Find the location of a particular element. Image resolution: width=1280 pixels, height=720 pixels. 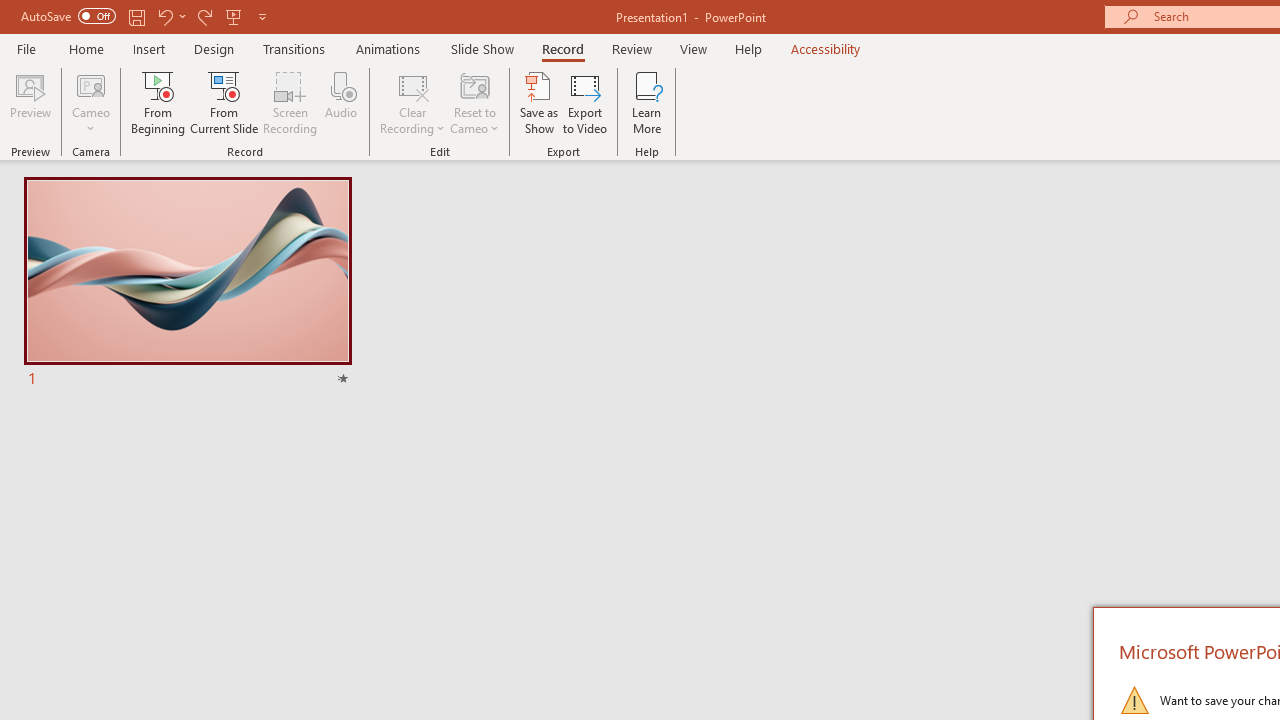

'Save as Show' is located at coordinates (539, 103).